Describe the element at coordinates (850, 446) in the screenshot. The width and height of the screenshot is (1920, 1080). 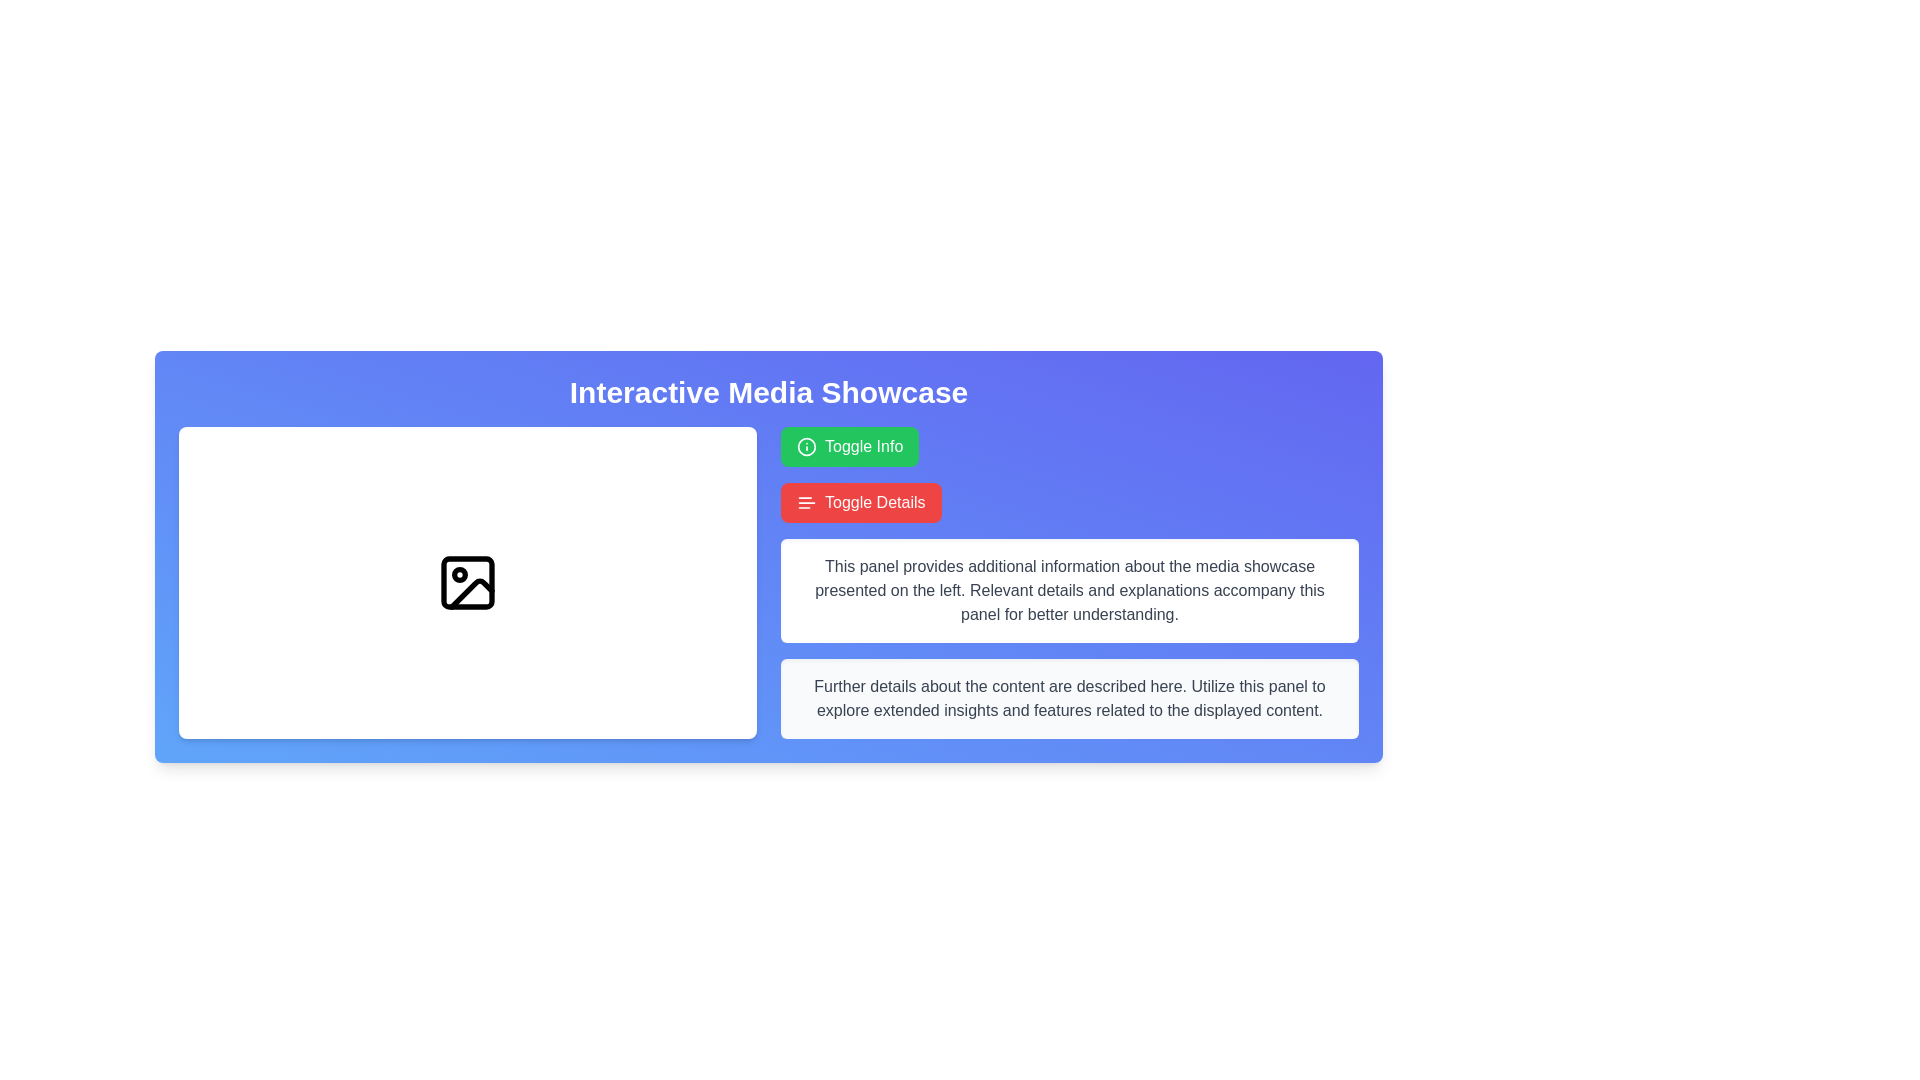
I see `the toggle button located in the top-right section of the interface to observe any hover effects` at that location.